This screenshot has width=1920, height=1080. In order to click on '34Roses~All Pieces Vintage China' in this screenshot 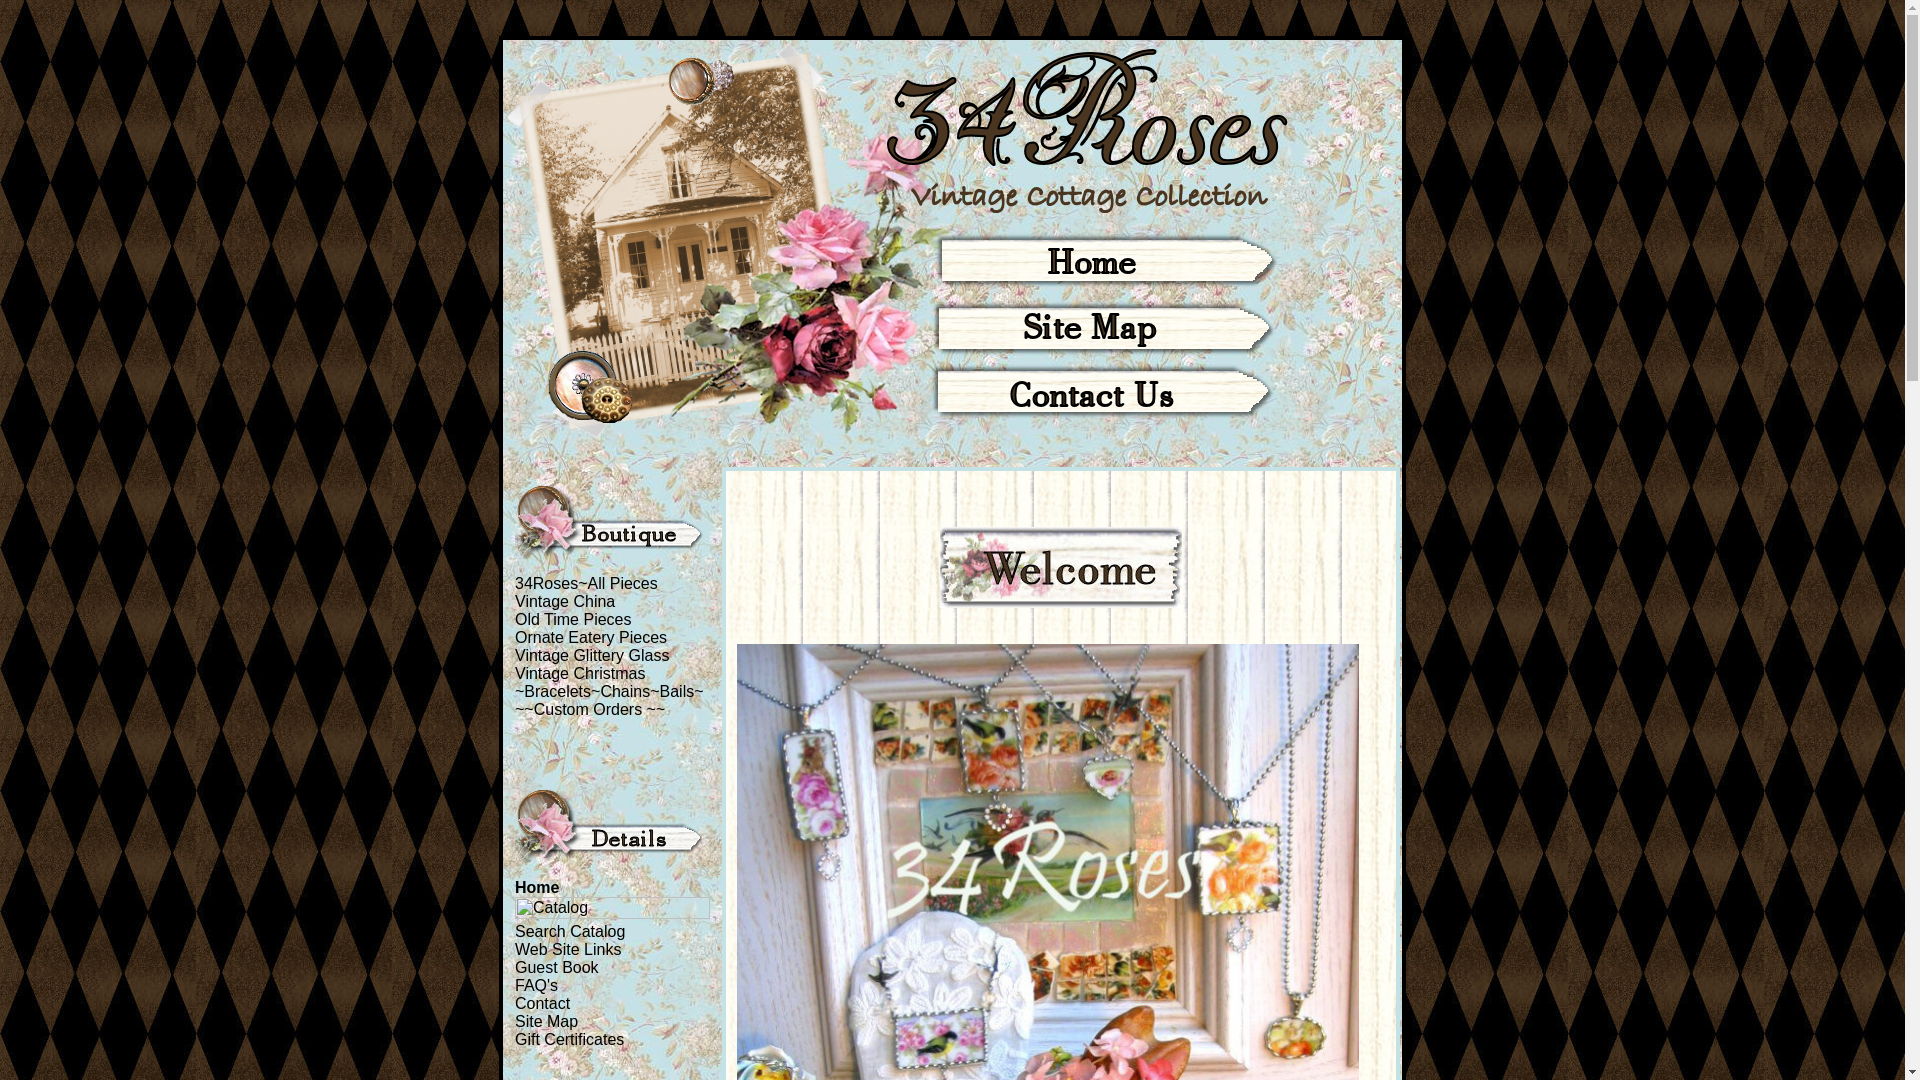, I will do `click(585, 591)`.